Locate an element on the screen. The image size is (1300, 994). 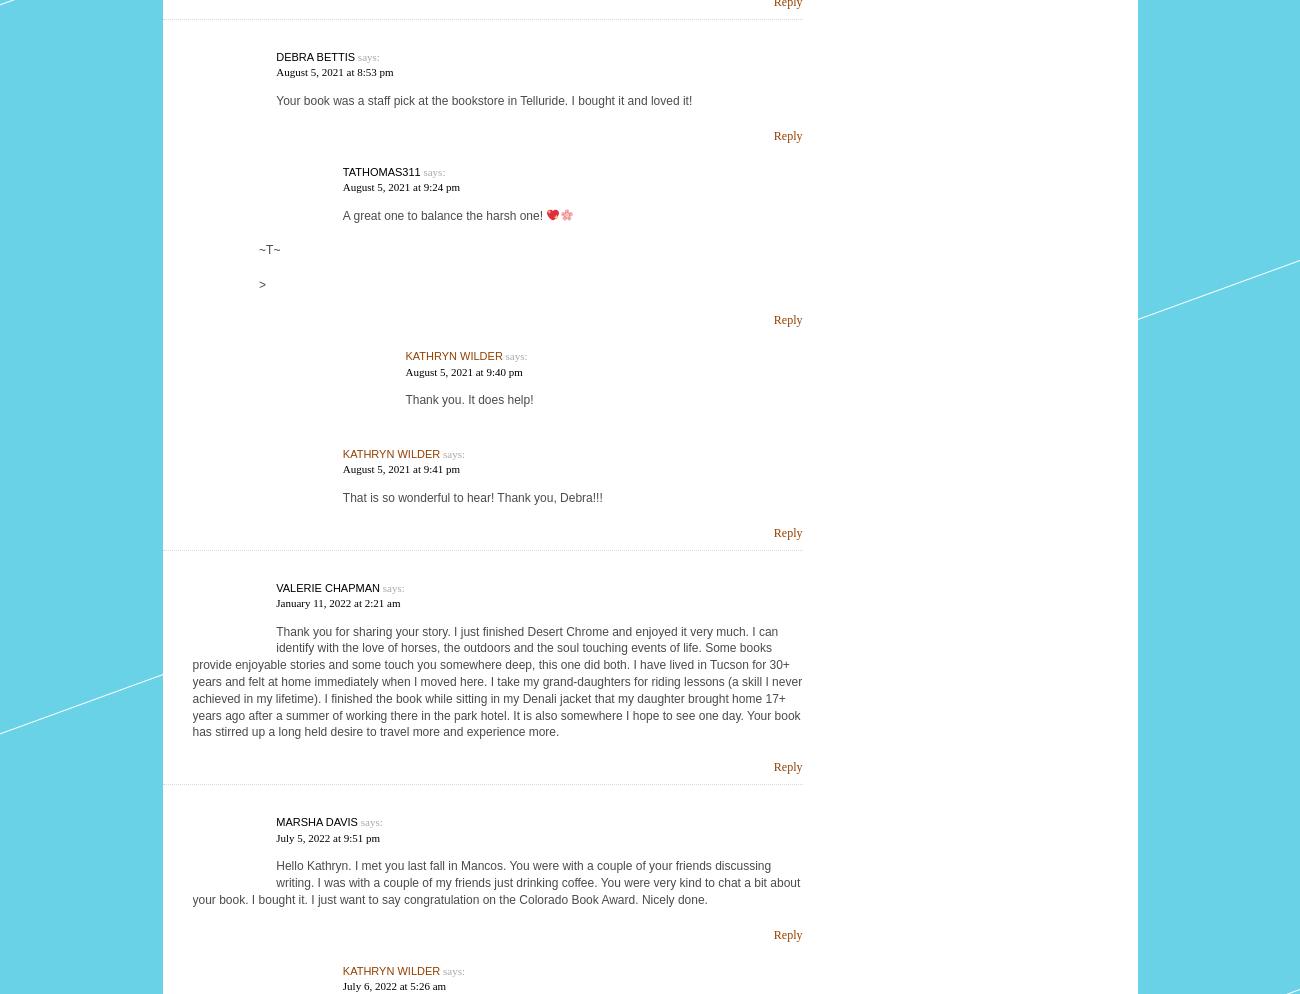
'August 5, 2021 at 8:53 pm' is located at coordinates (333, 71).